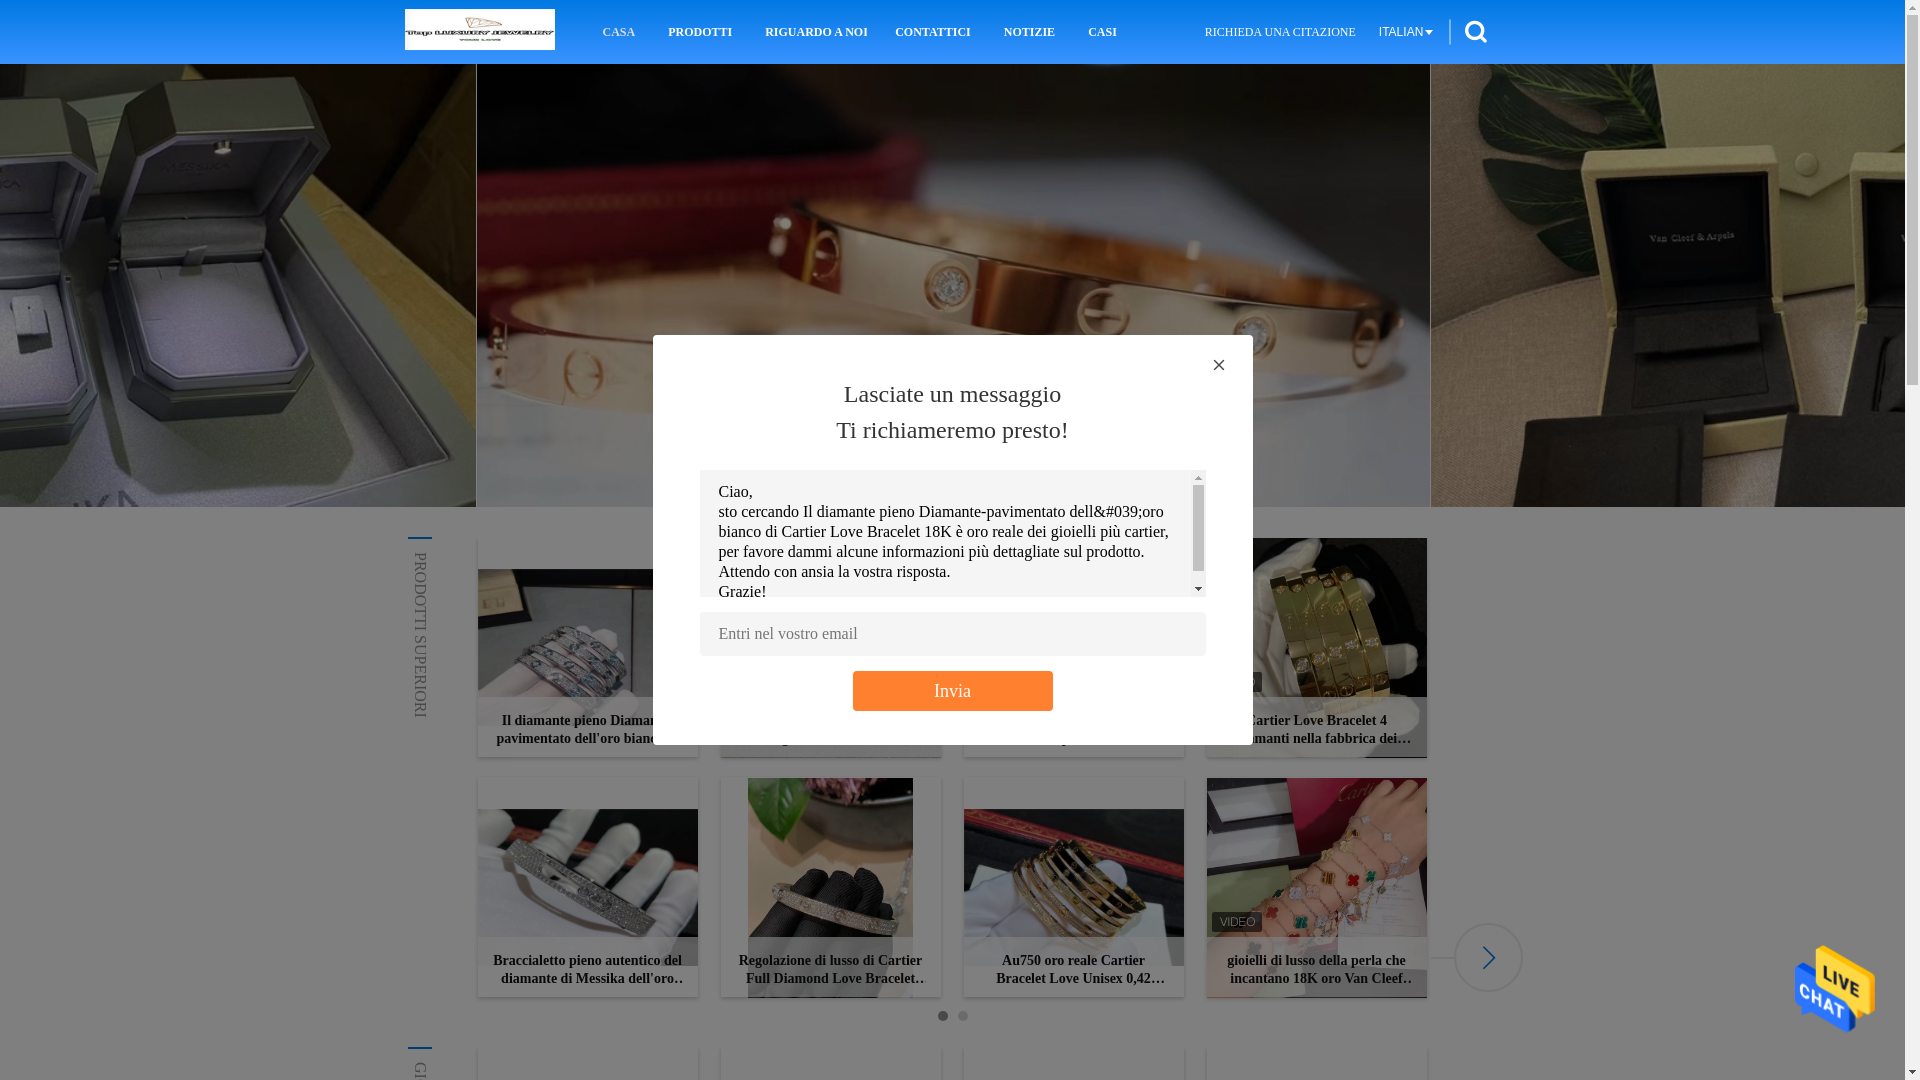 This screenshot has height=1080, width=1920. What do you see at coordinates (563, 1069) in the screenshot?
I see `'GIOIELLI DEL DIAMANTE DELL'ORO 18K'` at bounding box center [563, 1069].